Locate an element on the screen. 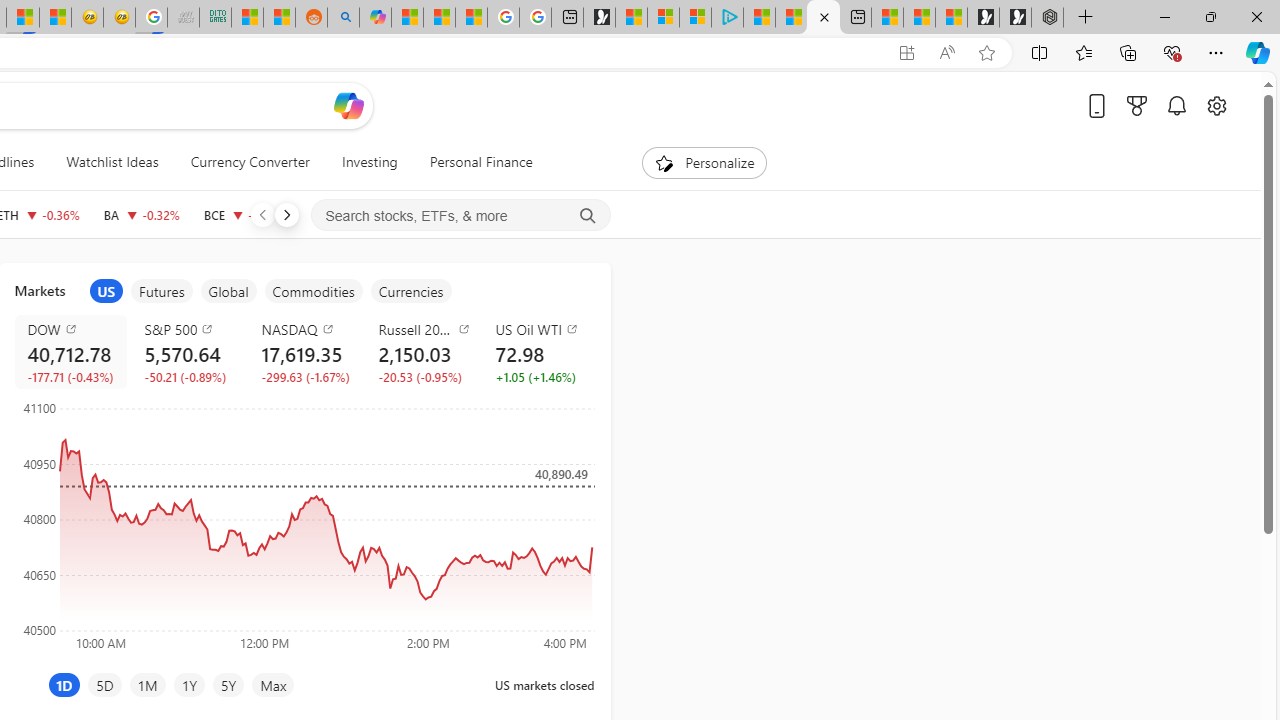 The image size is (1280, 720). 'DOW' is located at coordinates (74, 328).